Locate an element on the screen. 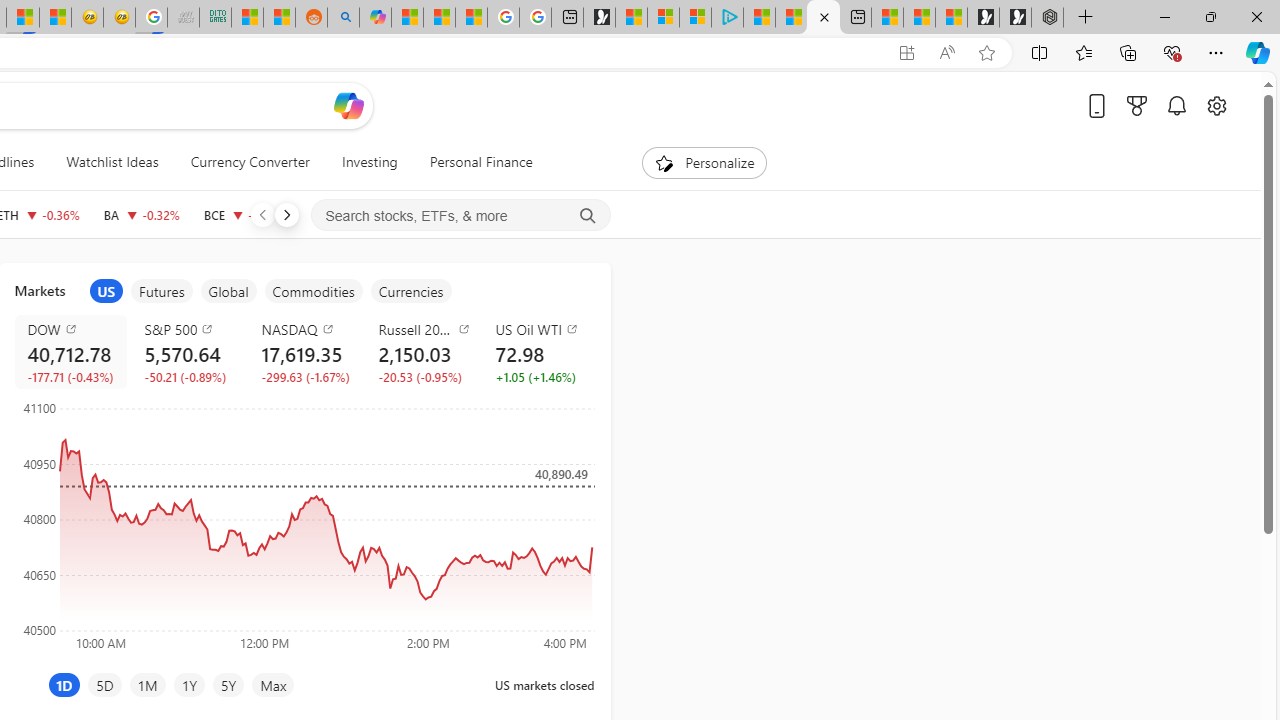 The image size is (1280, 720). 'DOW' is located at coordinates (74, 328).